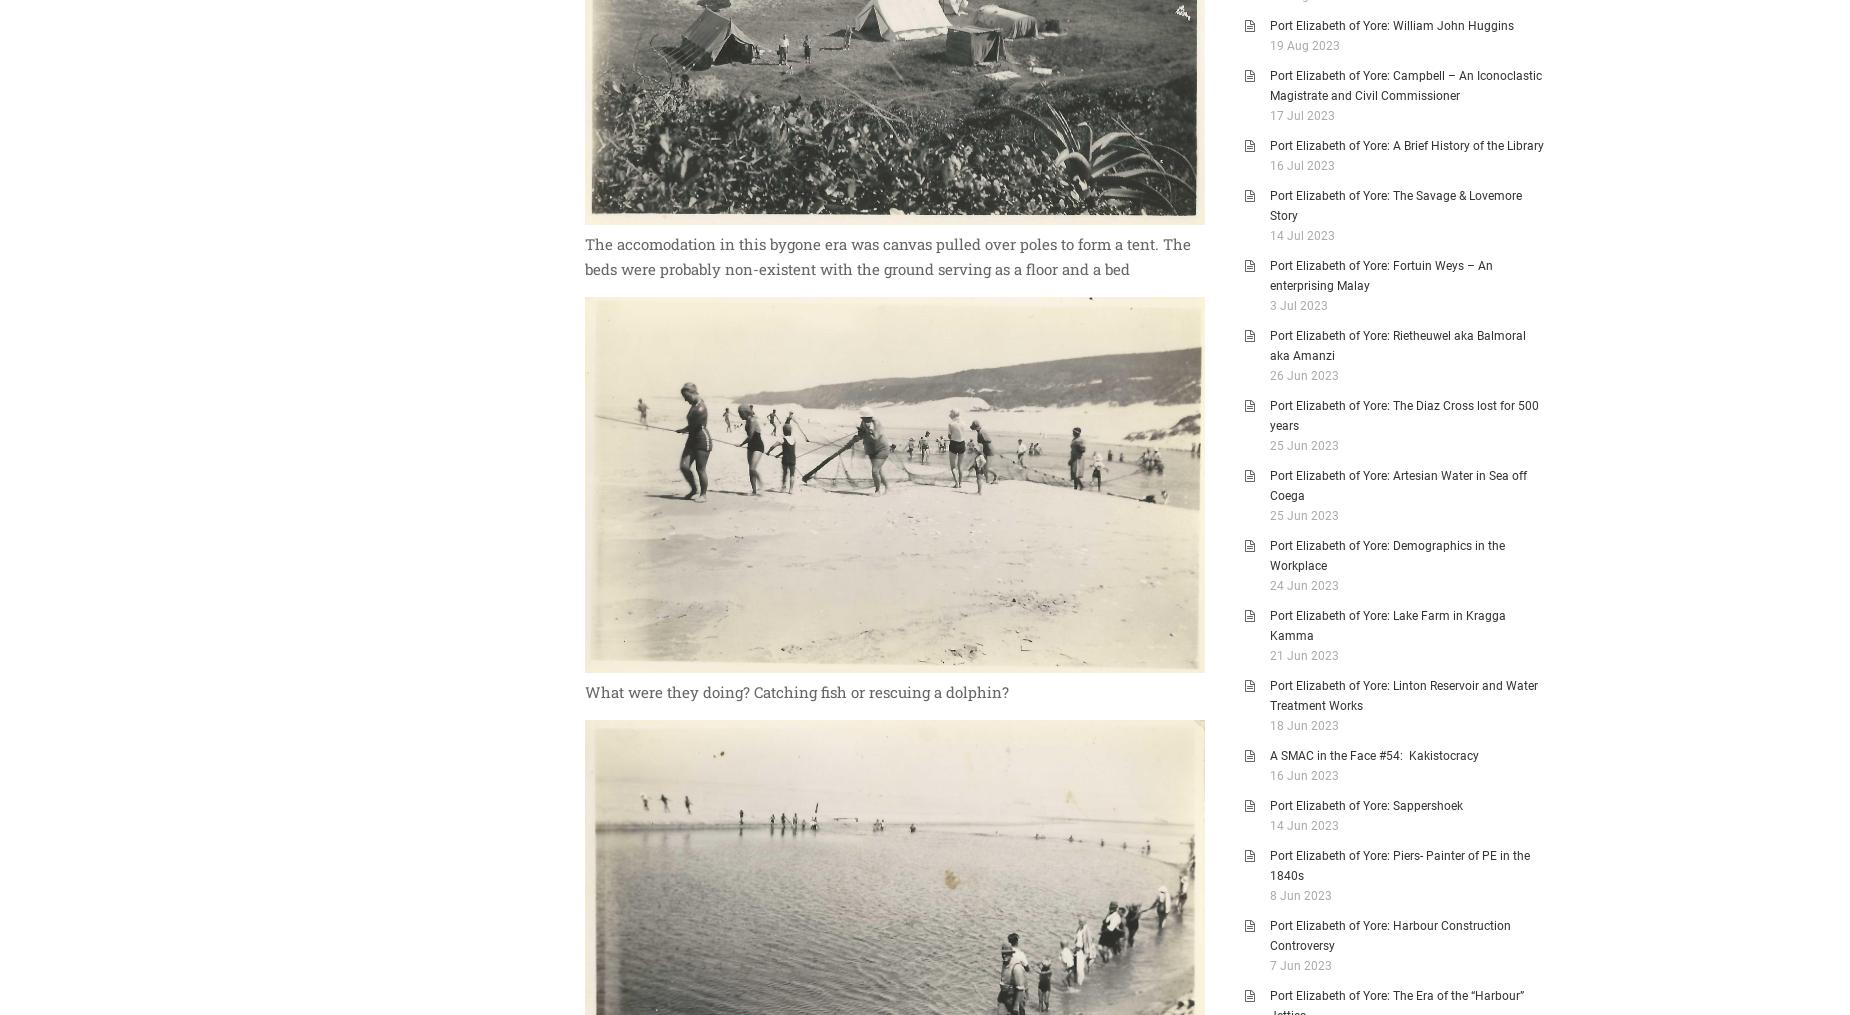 The width and height of the screenshot is (1850, 1015). What do you see at coordinates (1390, 935) in the screenshot?
I see `'Port Elizabeth of Yore: Harbour Construction Controversy'` at bounding box center [1390, 935].